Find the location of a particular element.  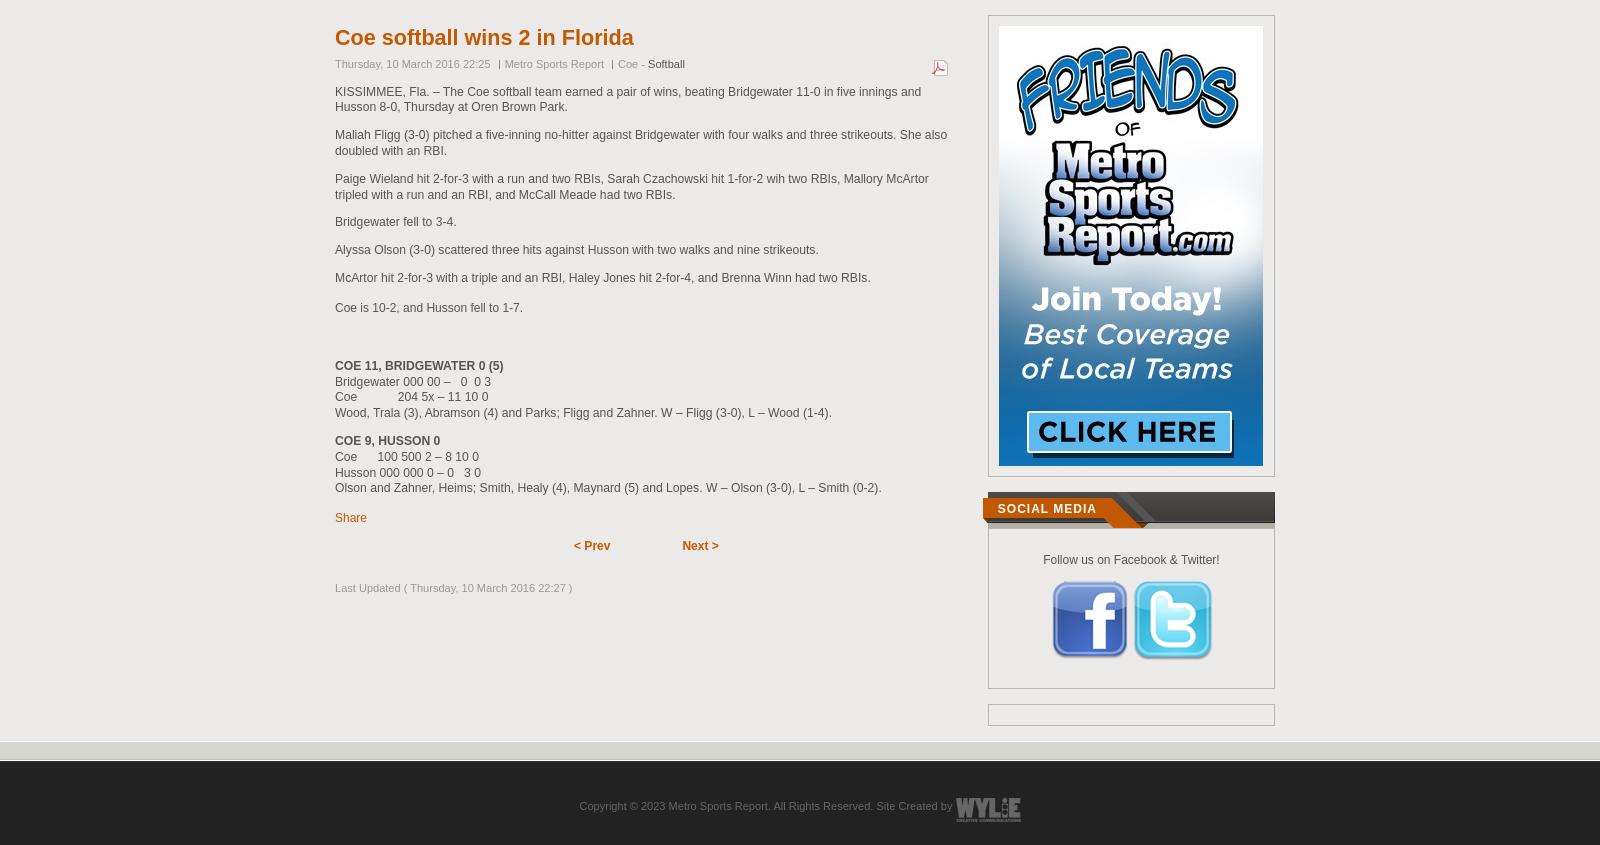

'Maliah Fligg (3-0) pitched a five-inning no-hitter against Bridgewater with four walks and three strikeouts. She also doubled with an RBI.' is located at coordinates (640, 142).